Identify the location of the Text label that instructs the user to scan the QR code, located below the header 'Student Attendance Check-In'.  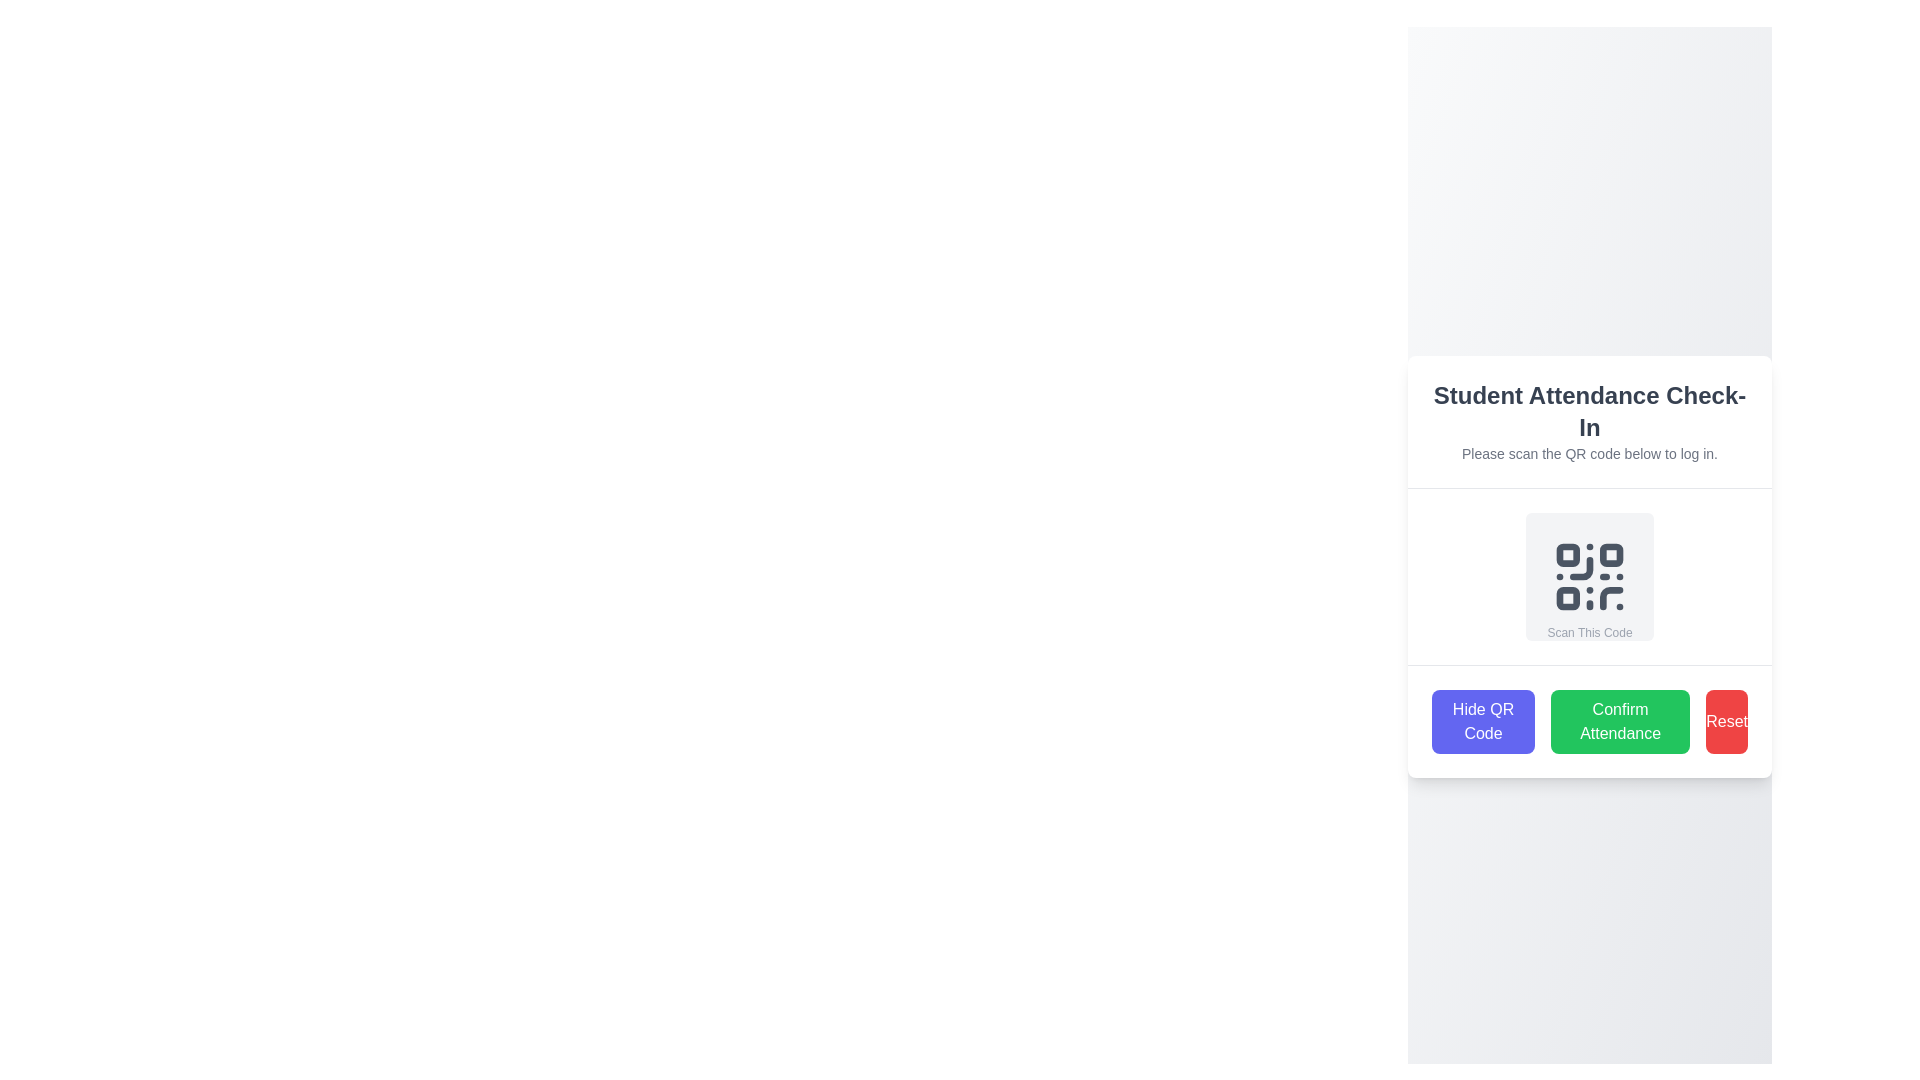
(1588, 454).